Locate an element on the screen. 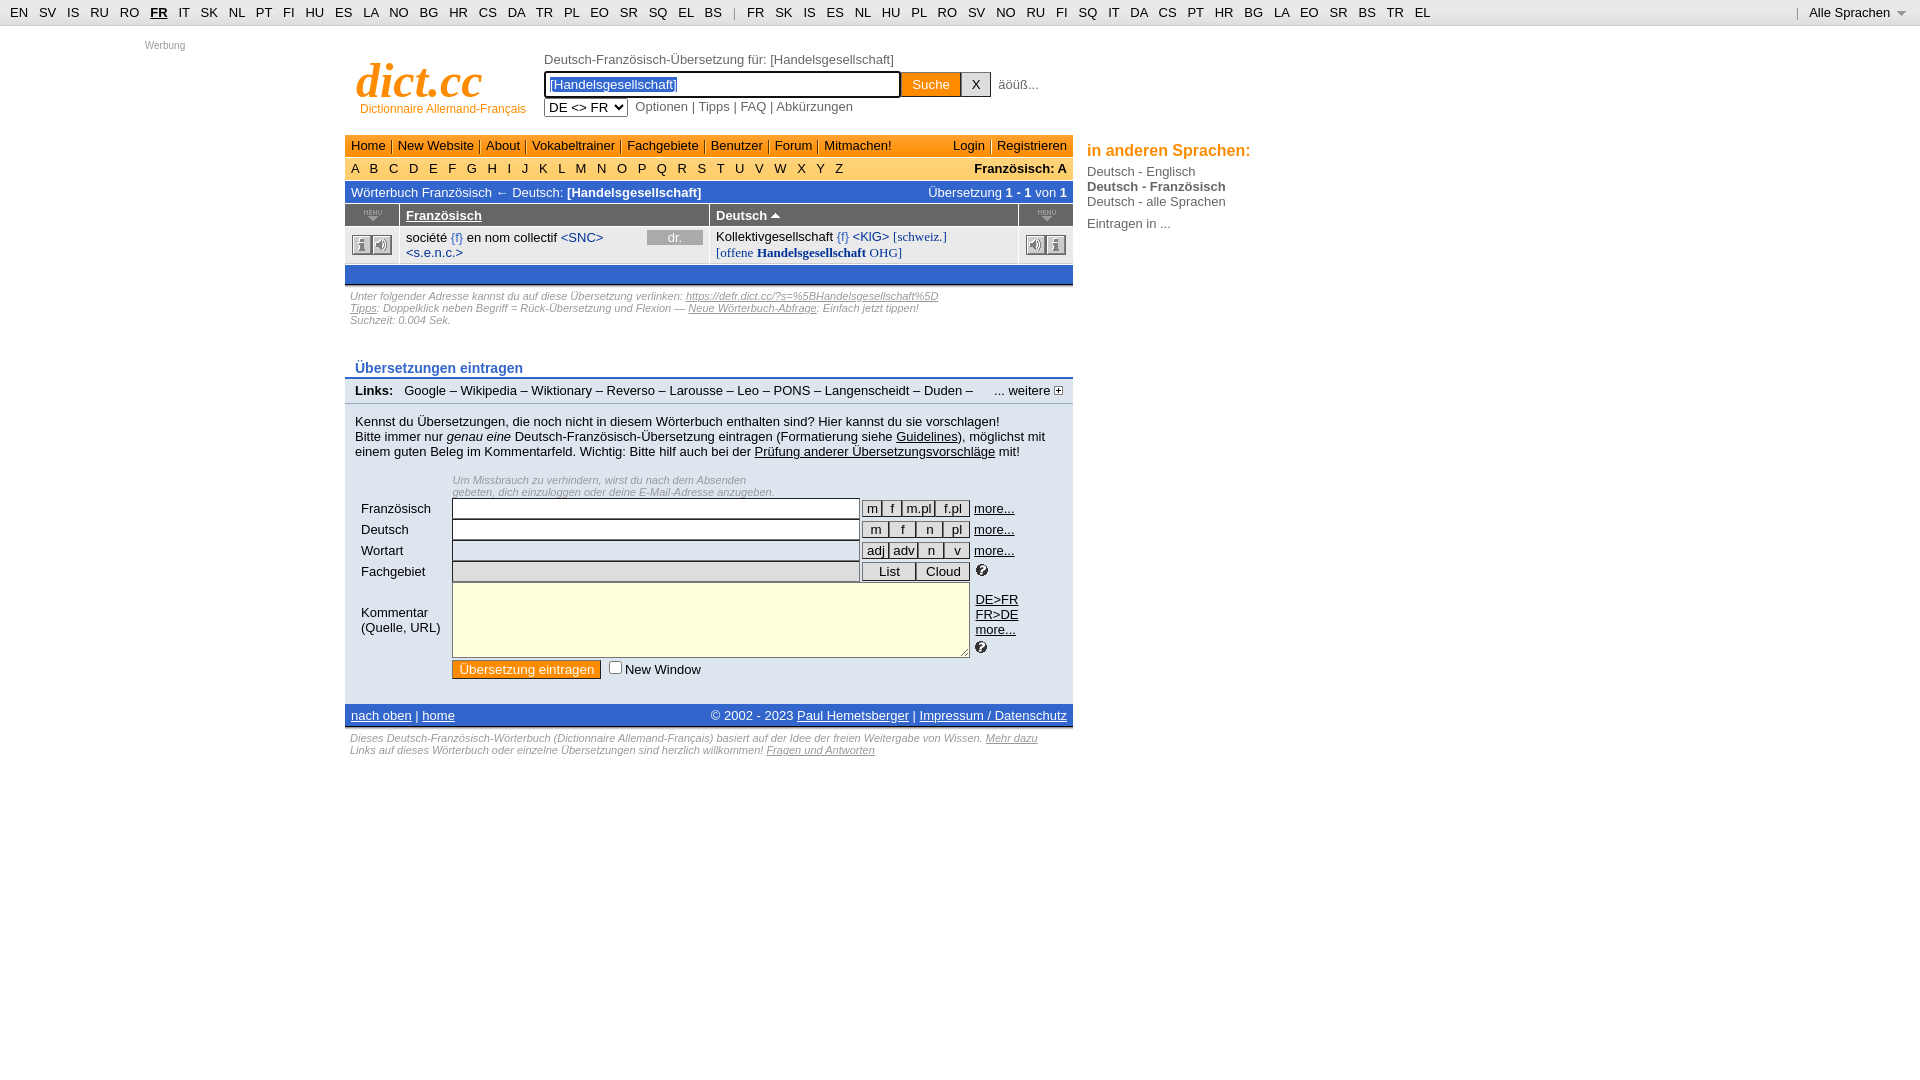 Image resolution: width=1920 pixels, height=1080 pixels. 'v' is located at coordinates (943, 550).